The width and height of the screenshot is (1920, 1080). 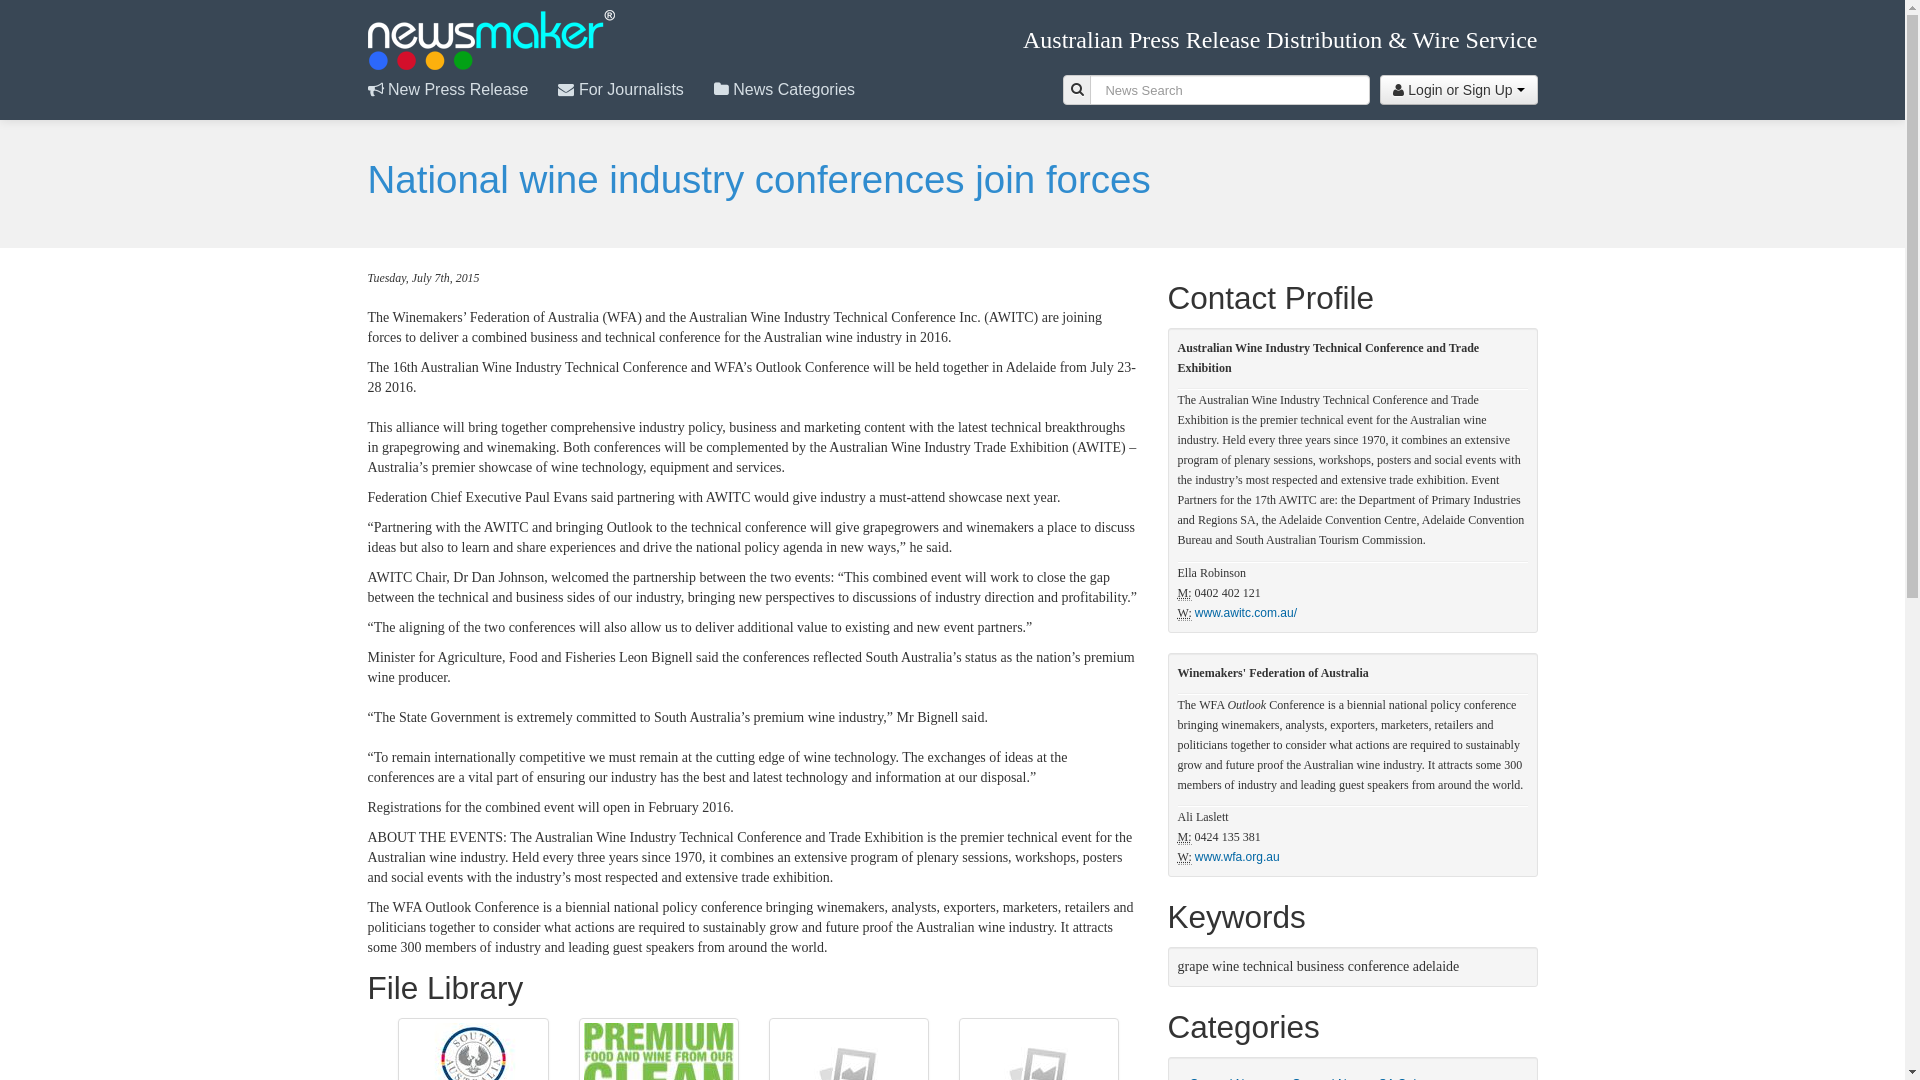 I want to click on 'www.awitc.com.au/', so click(x=1195, y=612).